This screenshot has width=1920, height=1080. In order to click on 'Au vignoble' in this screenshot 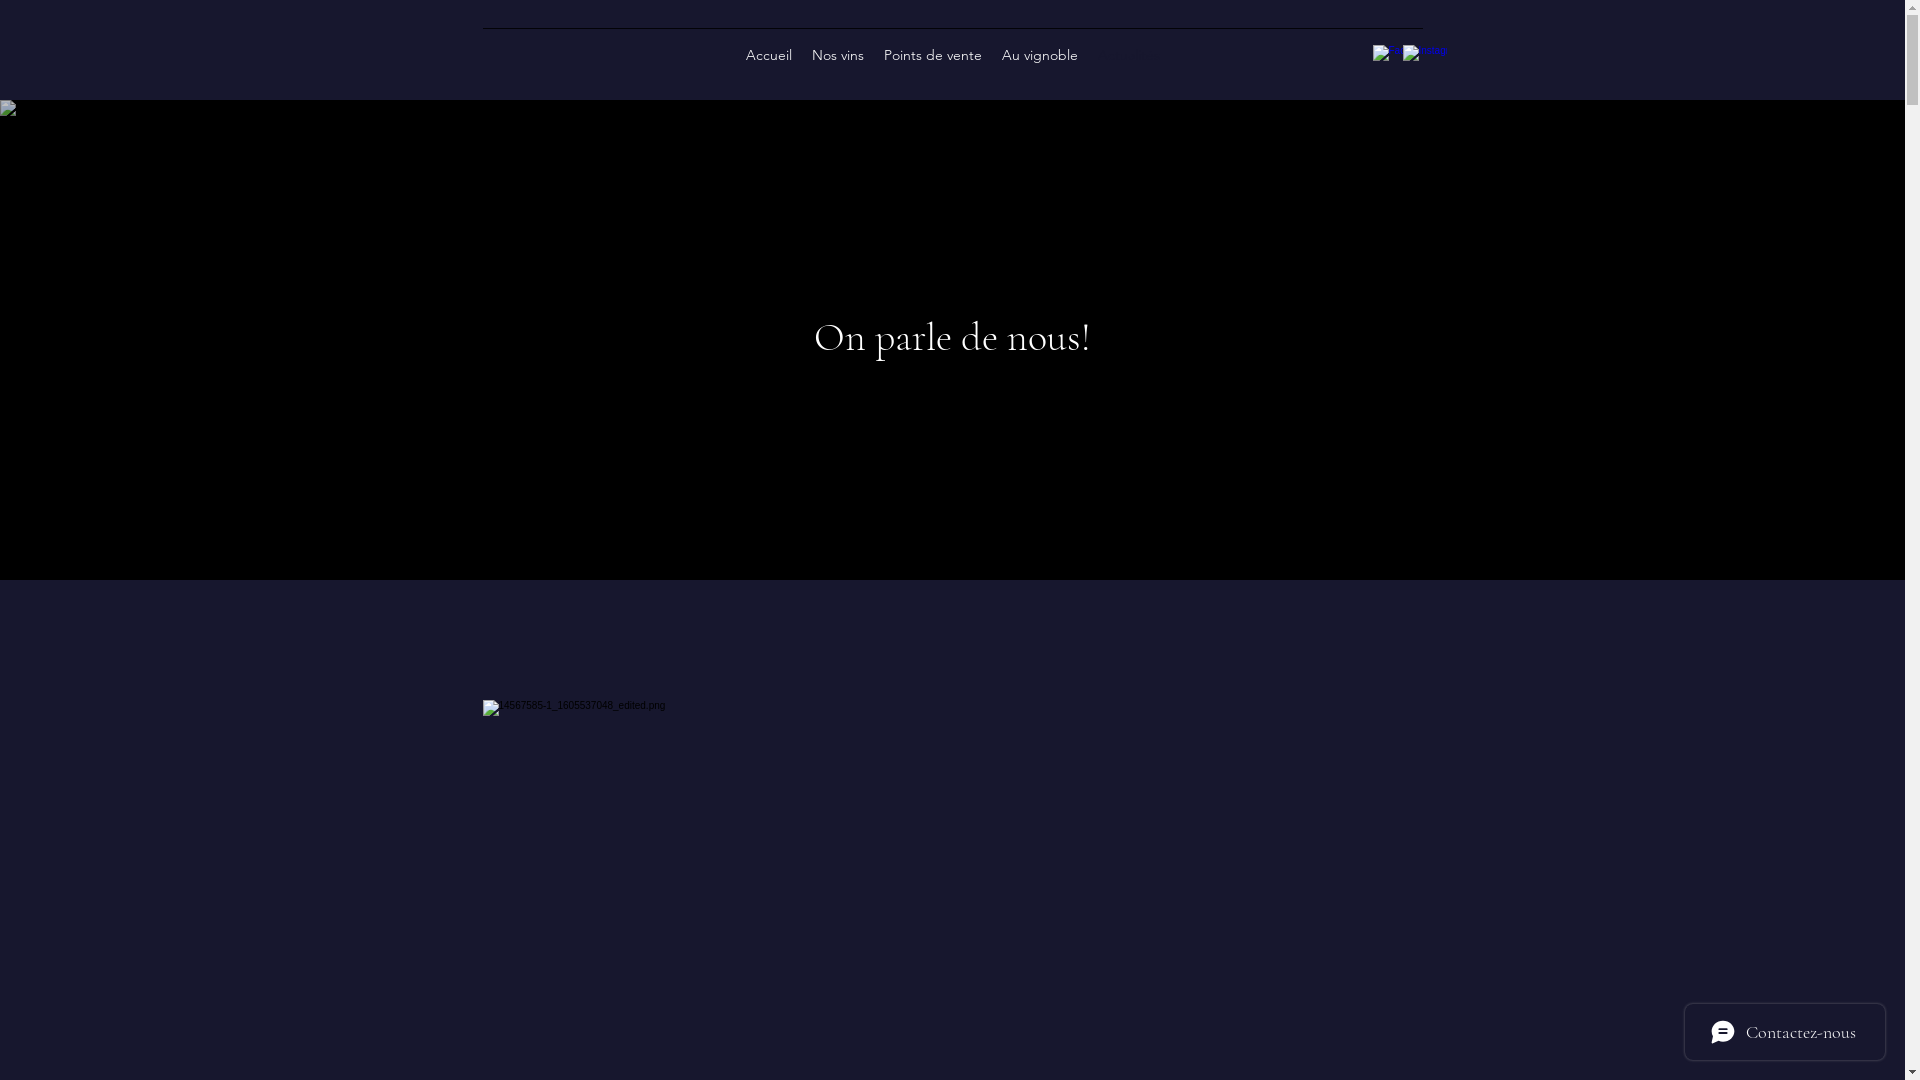, I will do `click(1040, 53)`.